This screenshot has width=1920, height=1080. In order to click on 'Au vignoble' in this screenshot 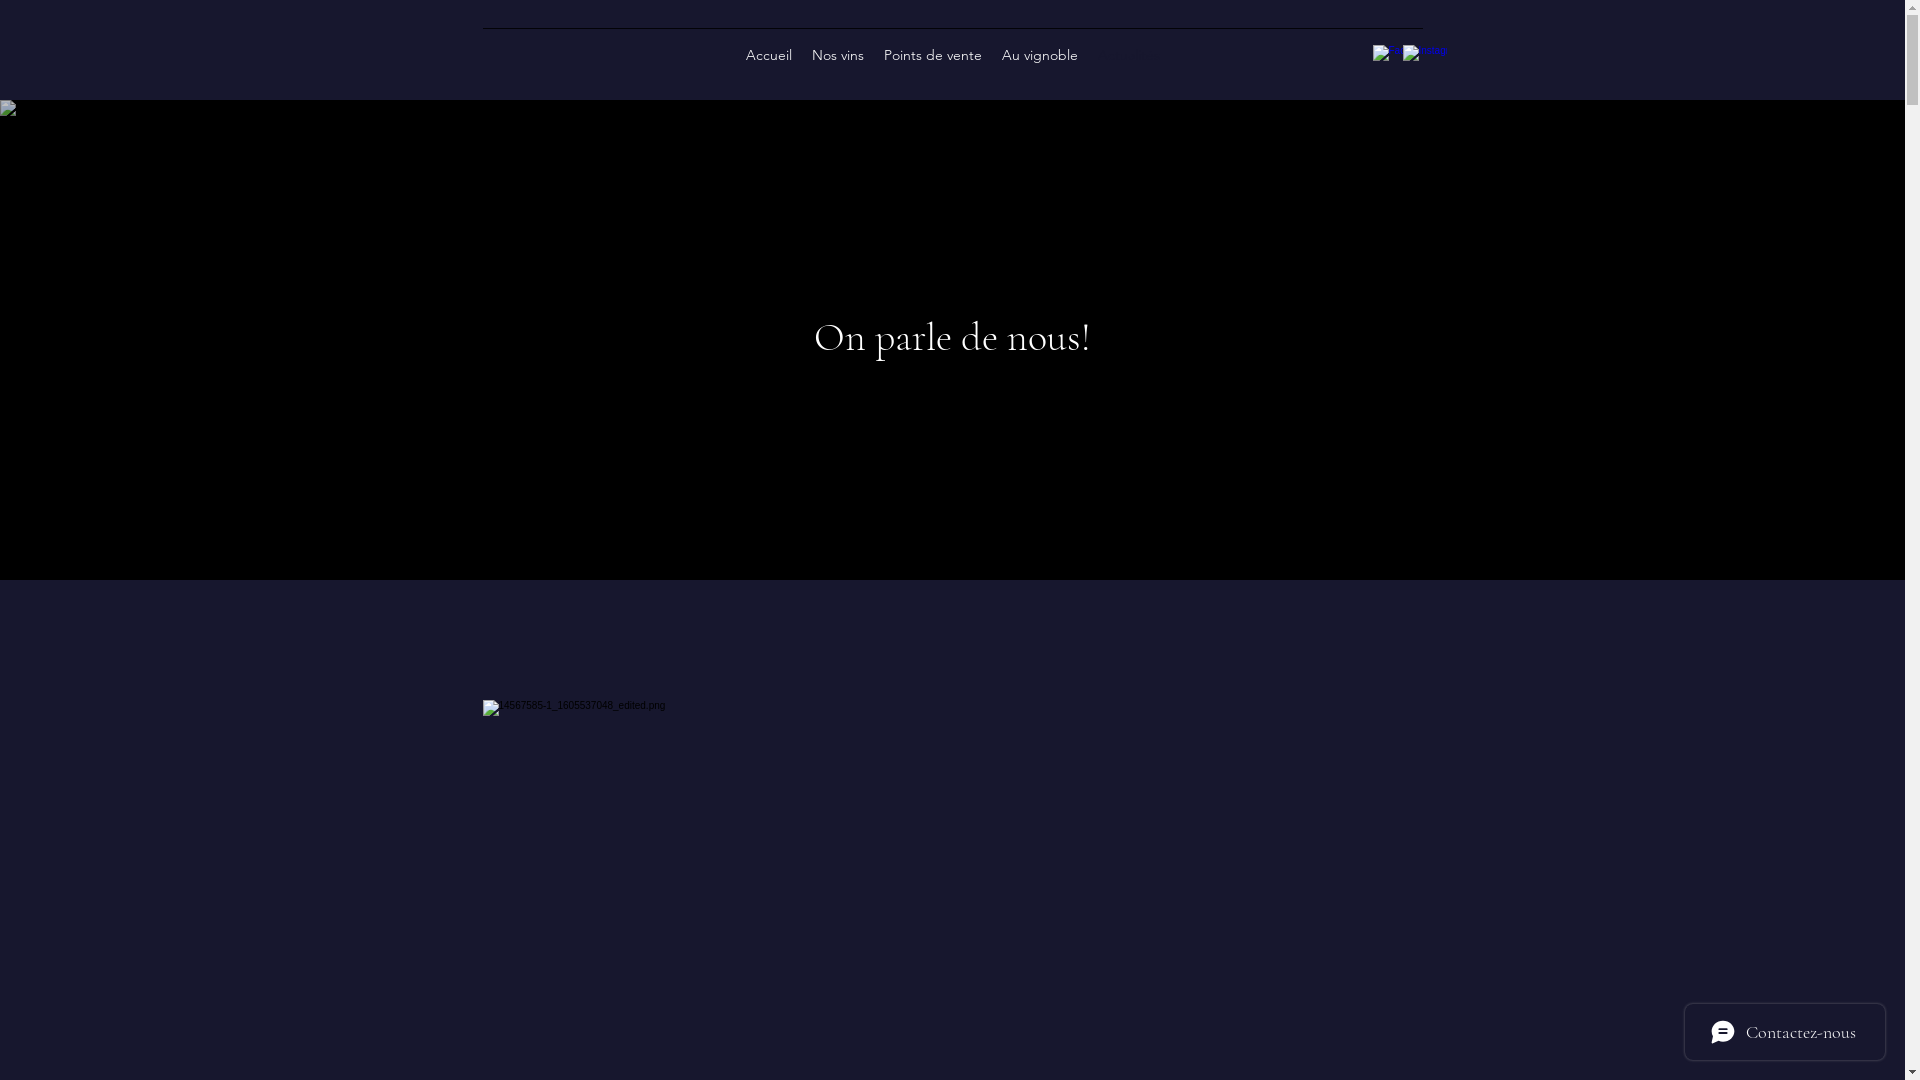, I will do `click(1040, 53)`.